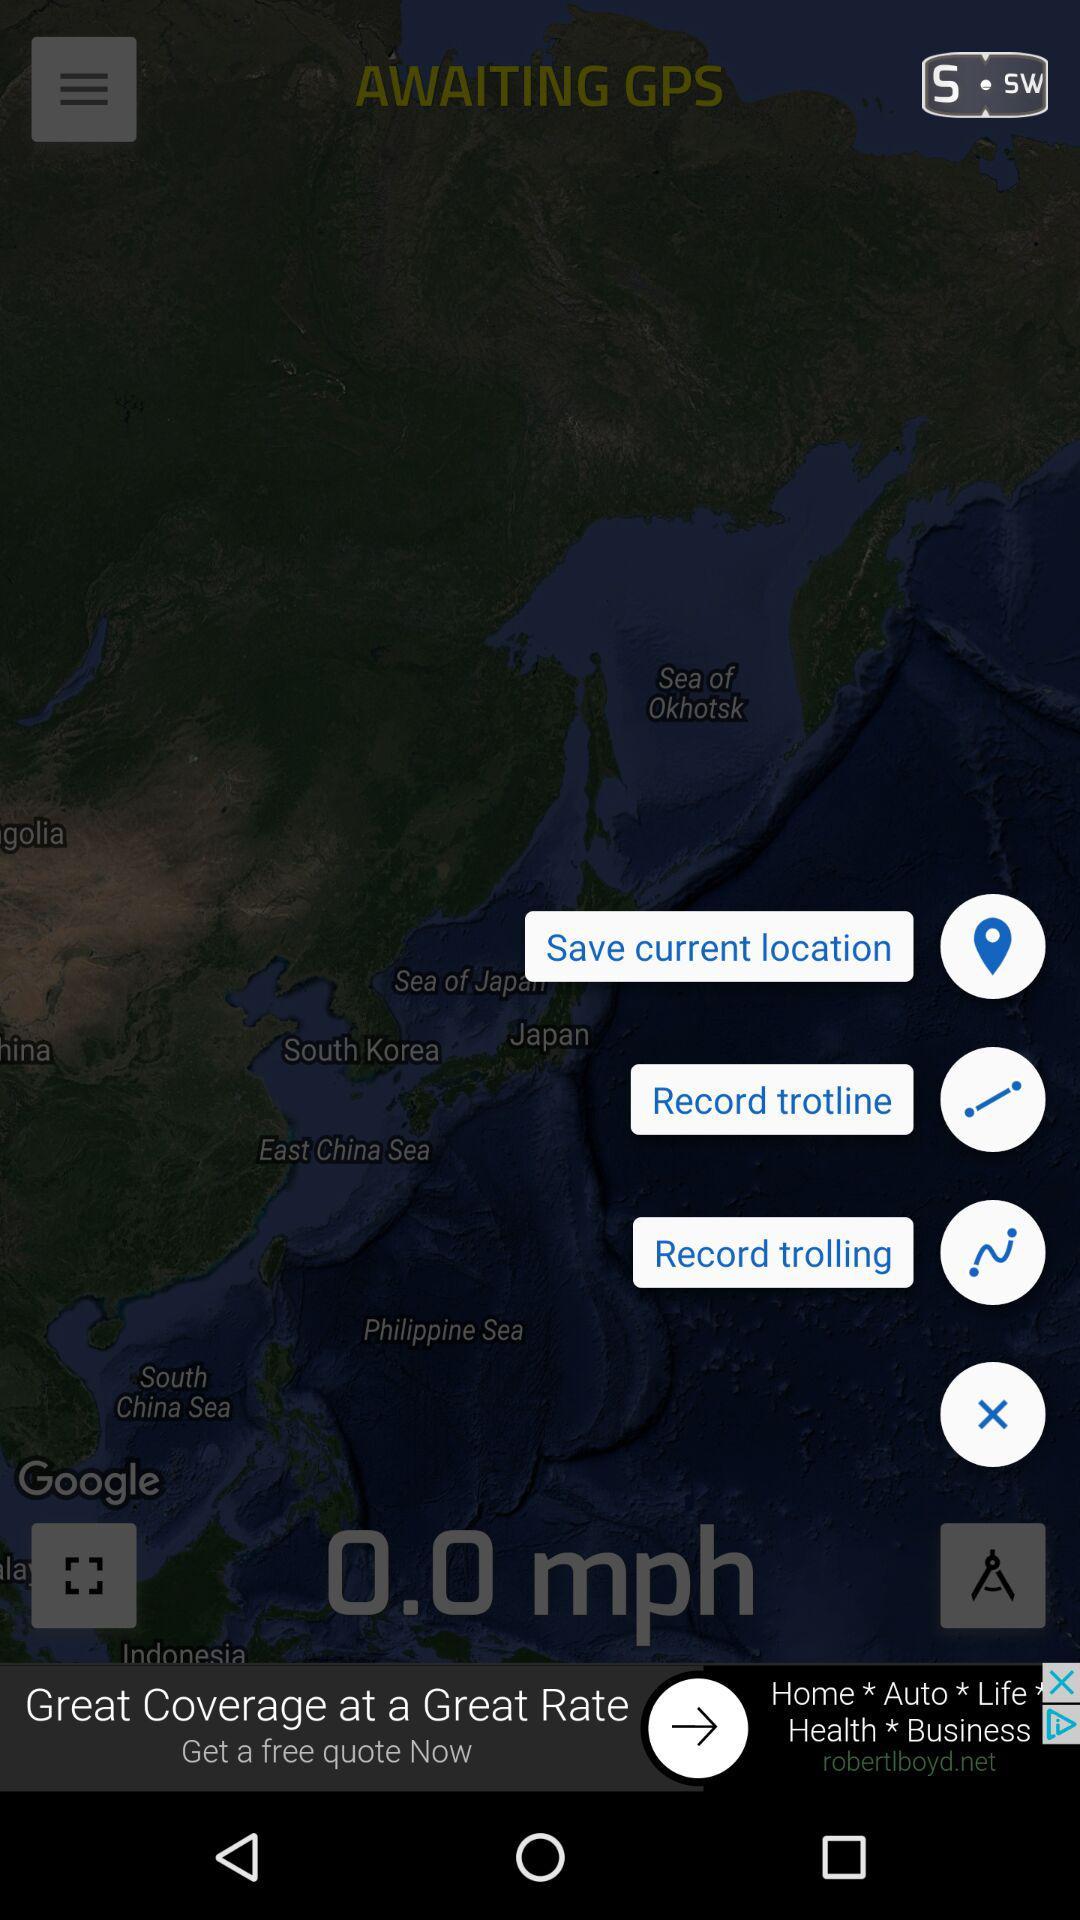 This screenshot has width=1080, height=1920. What do you see at coordinates (992, 945) in the screenshot?
I see `the location icon` at bounding box center [992, 945].